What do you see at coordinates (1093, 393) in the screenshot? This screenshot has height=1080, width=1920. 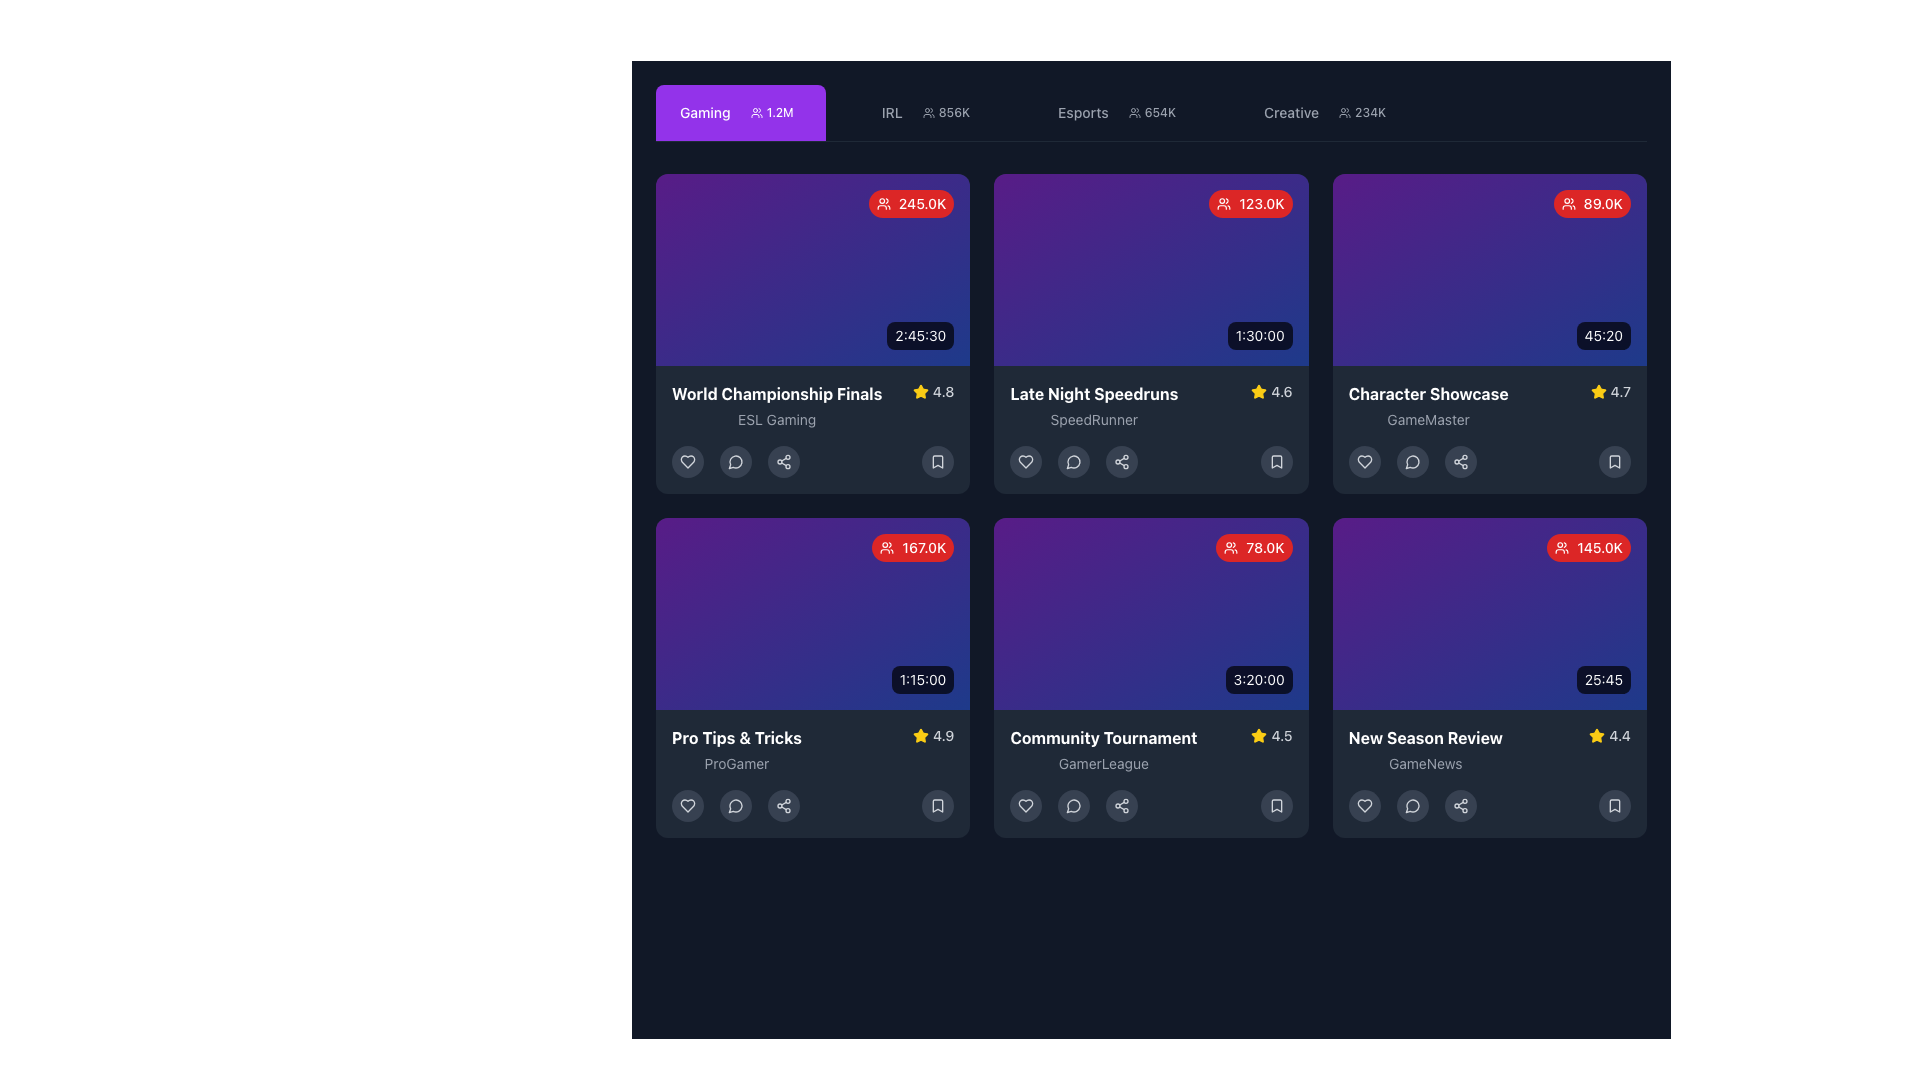 I see `the bold text label 'Late Night Speedruns' styled in white, located in the header section of the second card in the top row of a grid layout` at bounding box center [1093, 393].